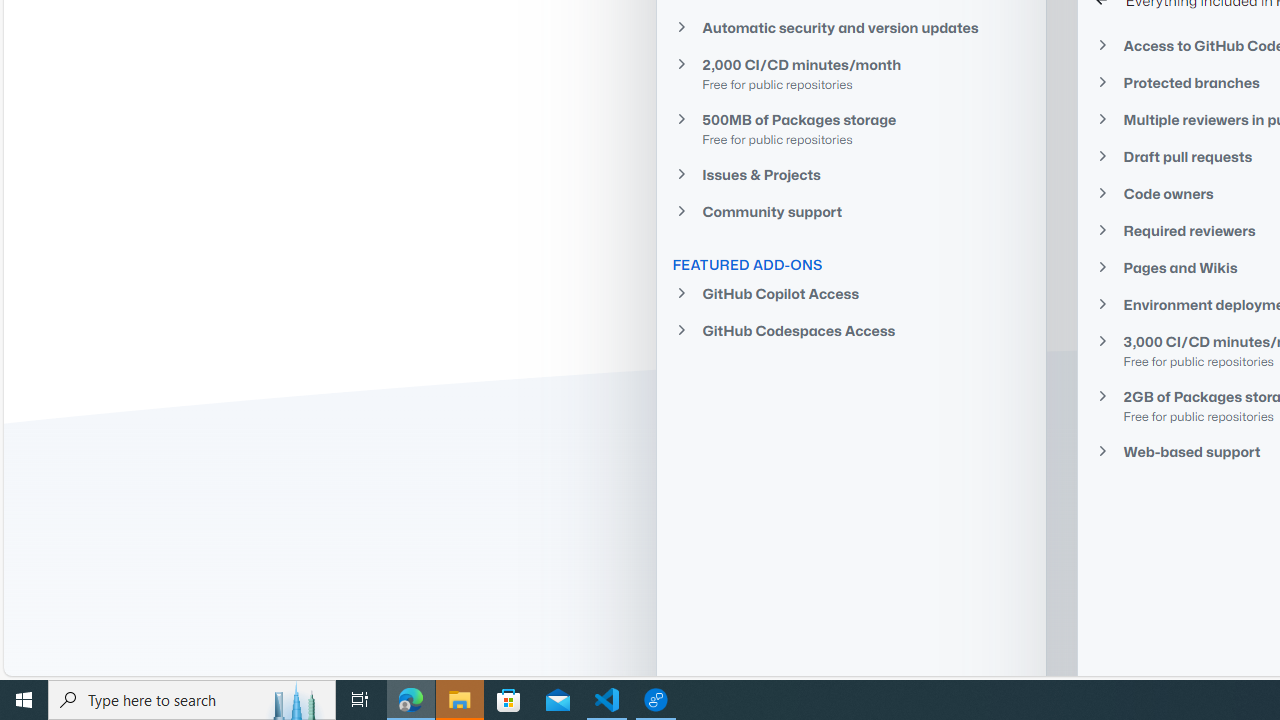  Describe the element at coordinates (851, 27) in the screenshot. I see `'Automatic security and version updates'` at that location.